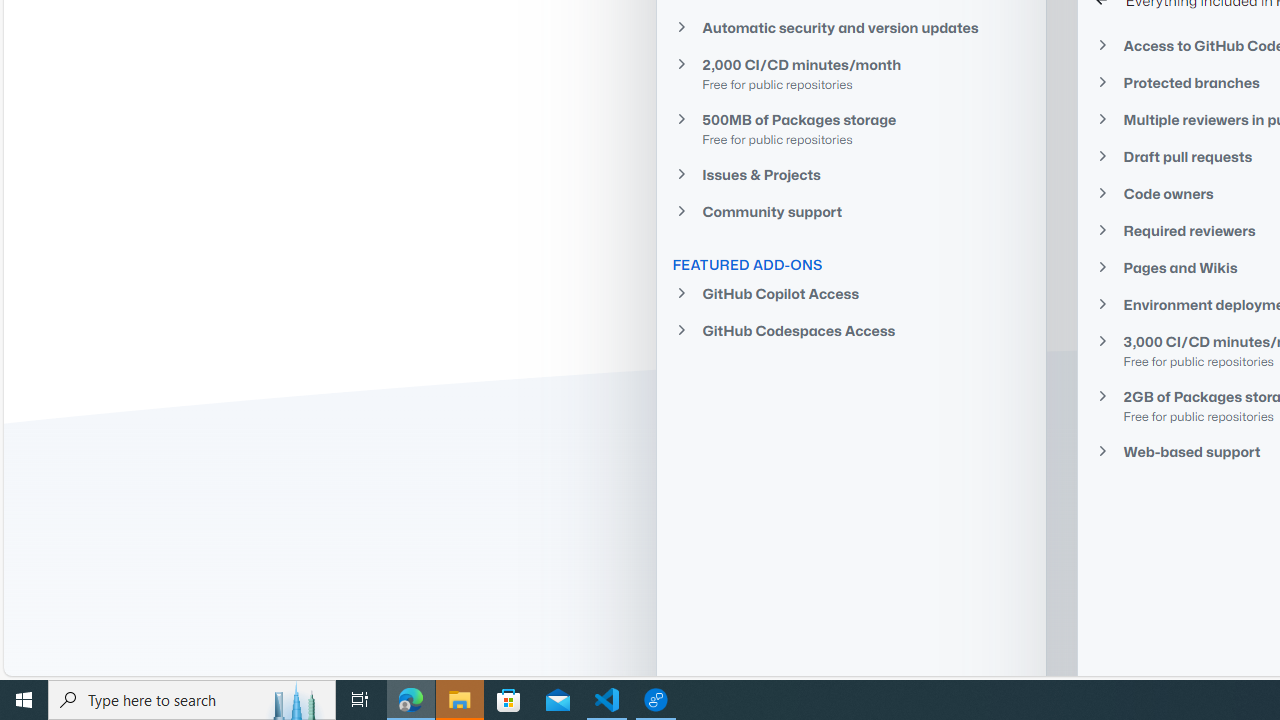  Describe the element at coordinates (851, 27) in the screenshot. I see `'Automatic security and version updates'` at that location.